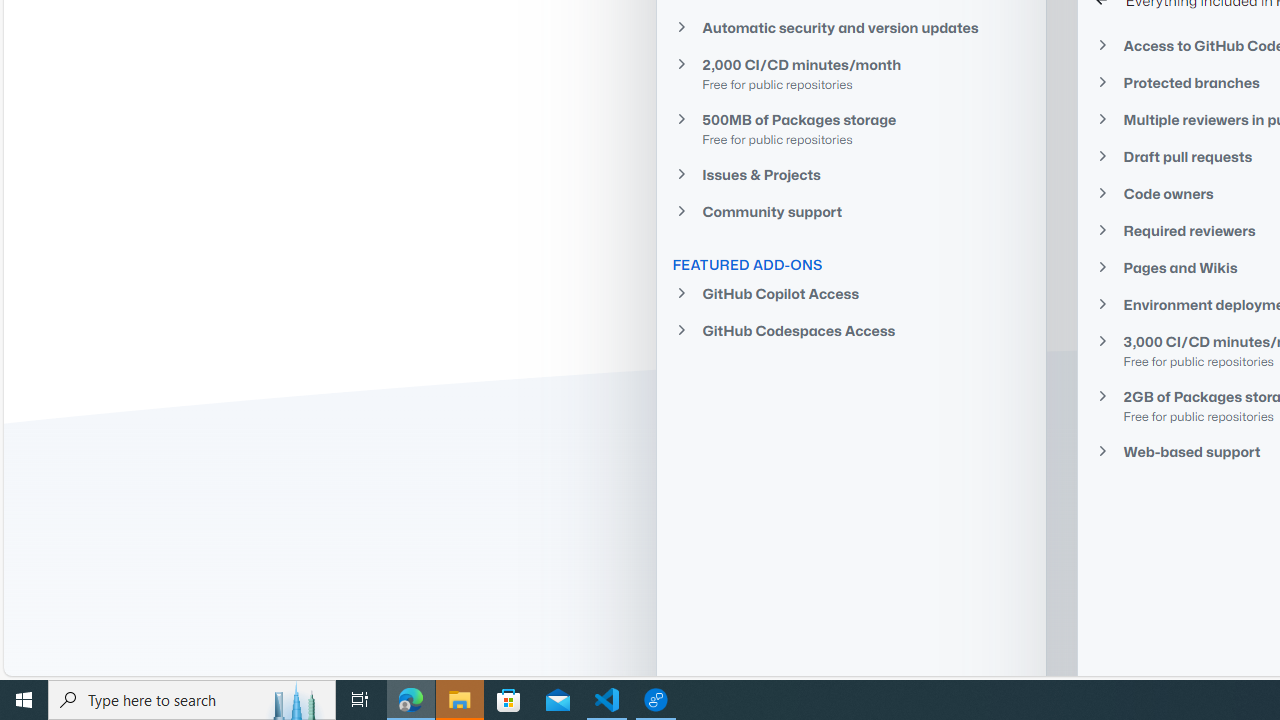  Describe the element at coordinates (851, 27) in the screenshot. I see `'Automatic security and version updates'` at that location.